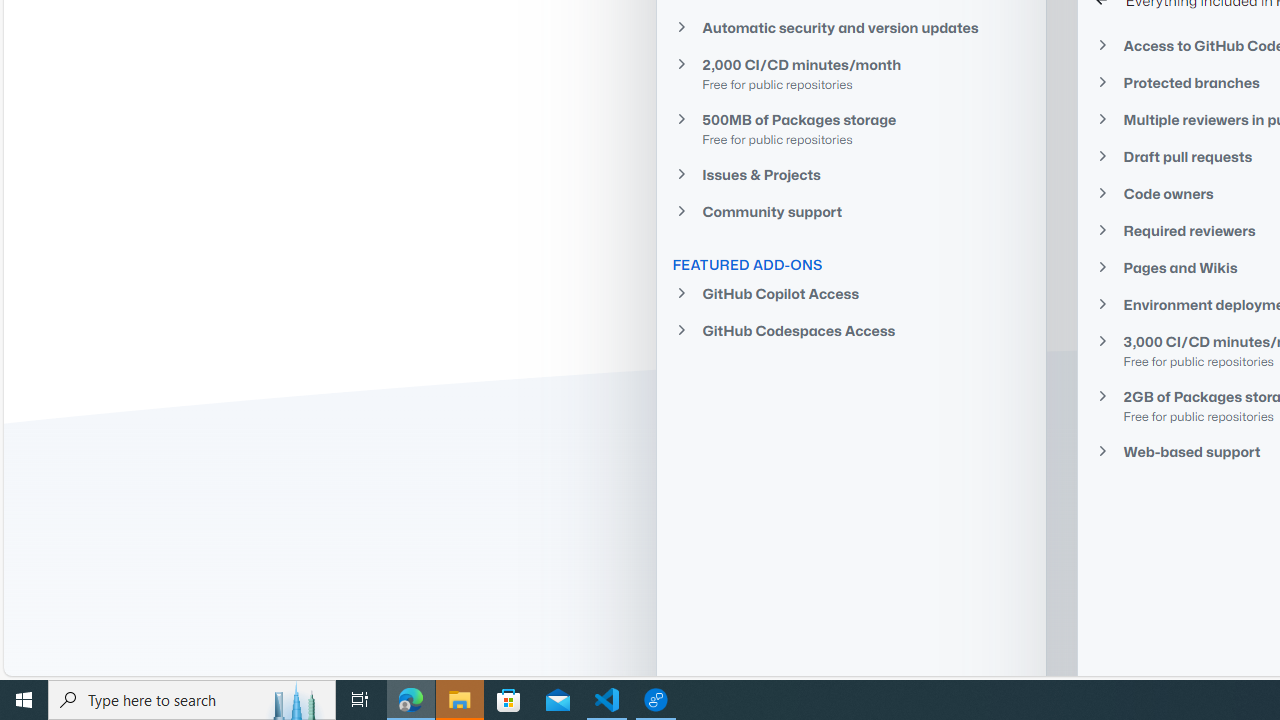  Describe the element at coordinates (851, 27) in the screenshot. I see `'Automatic security and version updates'` at that location.